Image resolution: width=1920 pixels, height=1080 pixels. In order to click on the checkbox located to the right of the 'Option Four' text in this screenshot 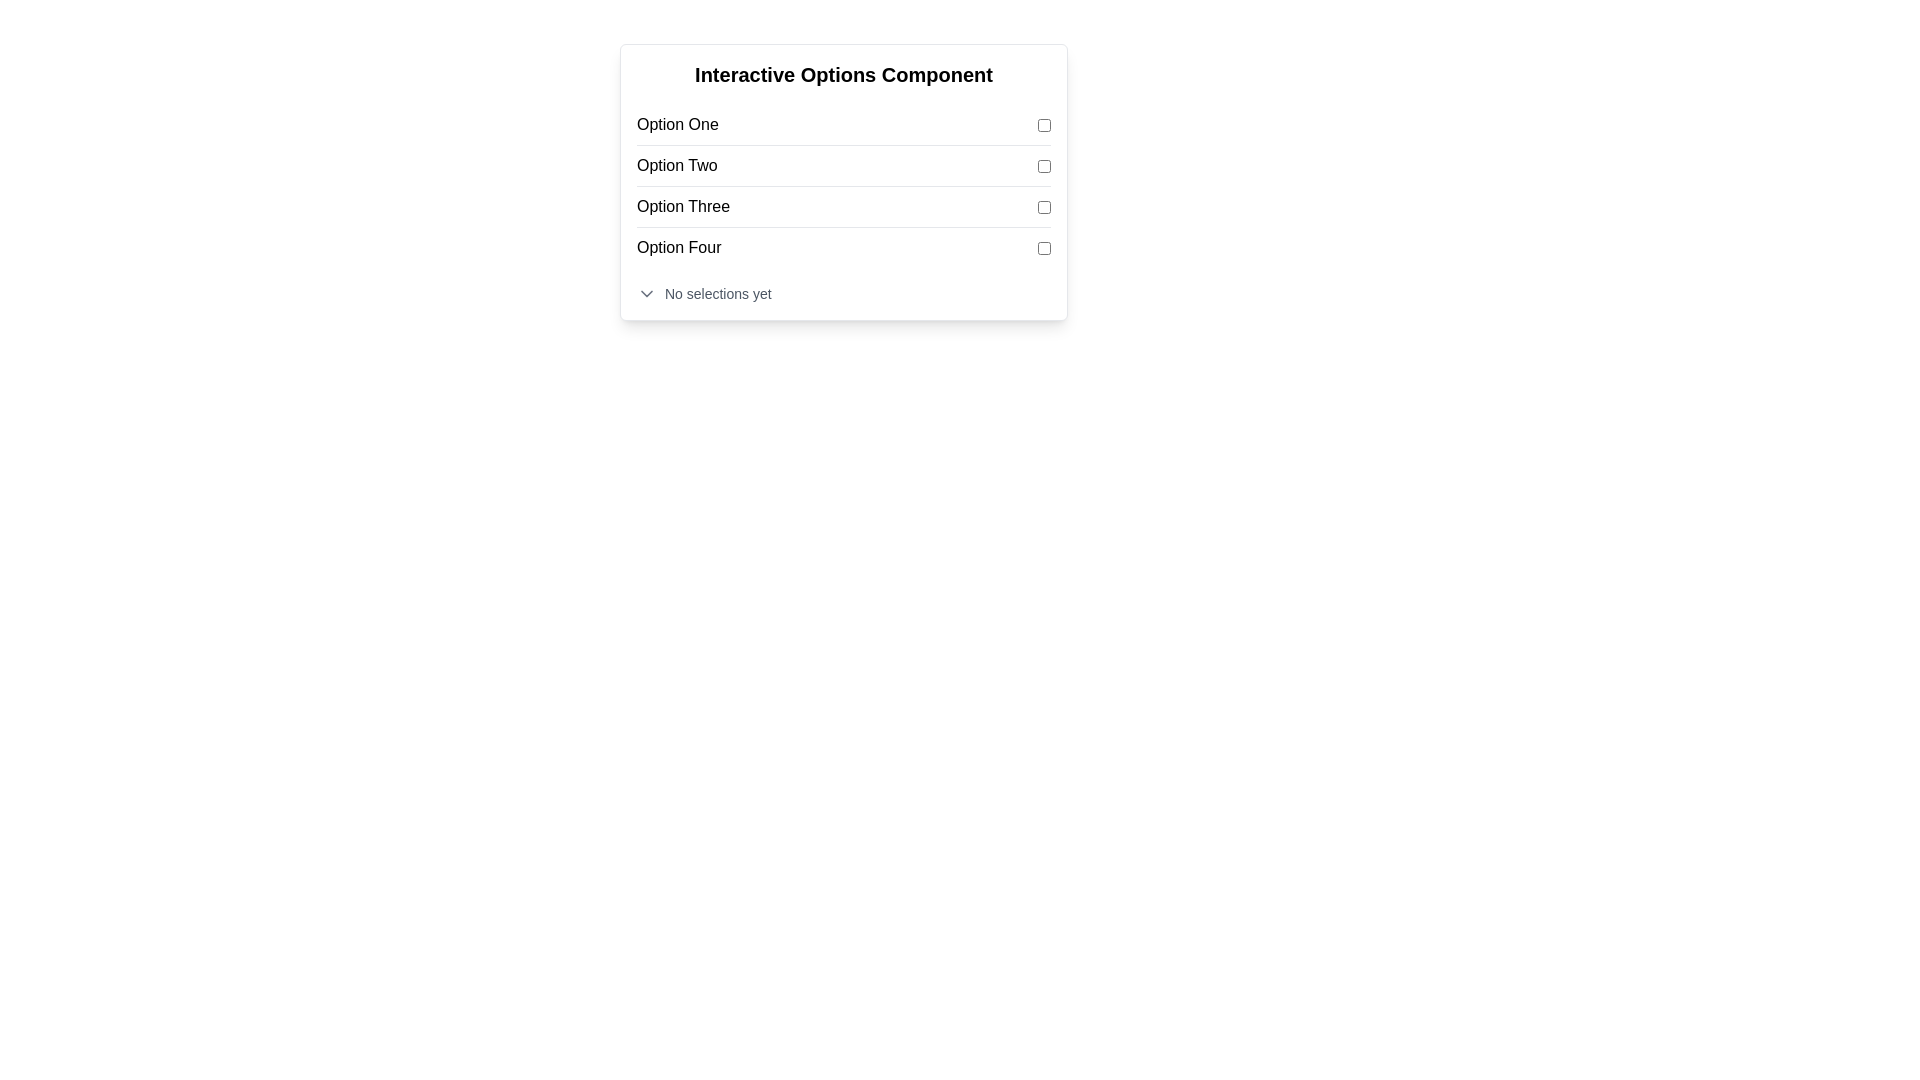, I will do `click(1043, 246)`.